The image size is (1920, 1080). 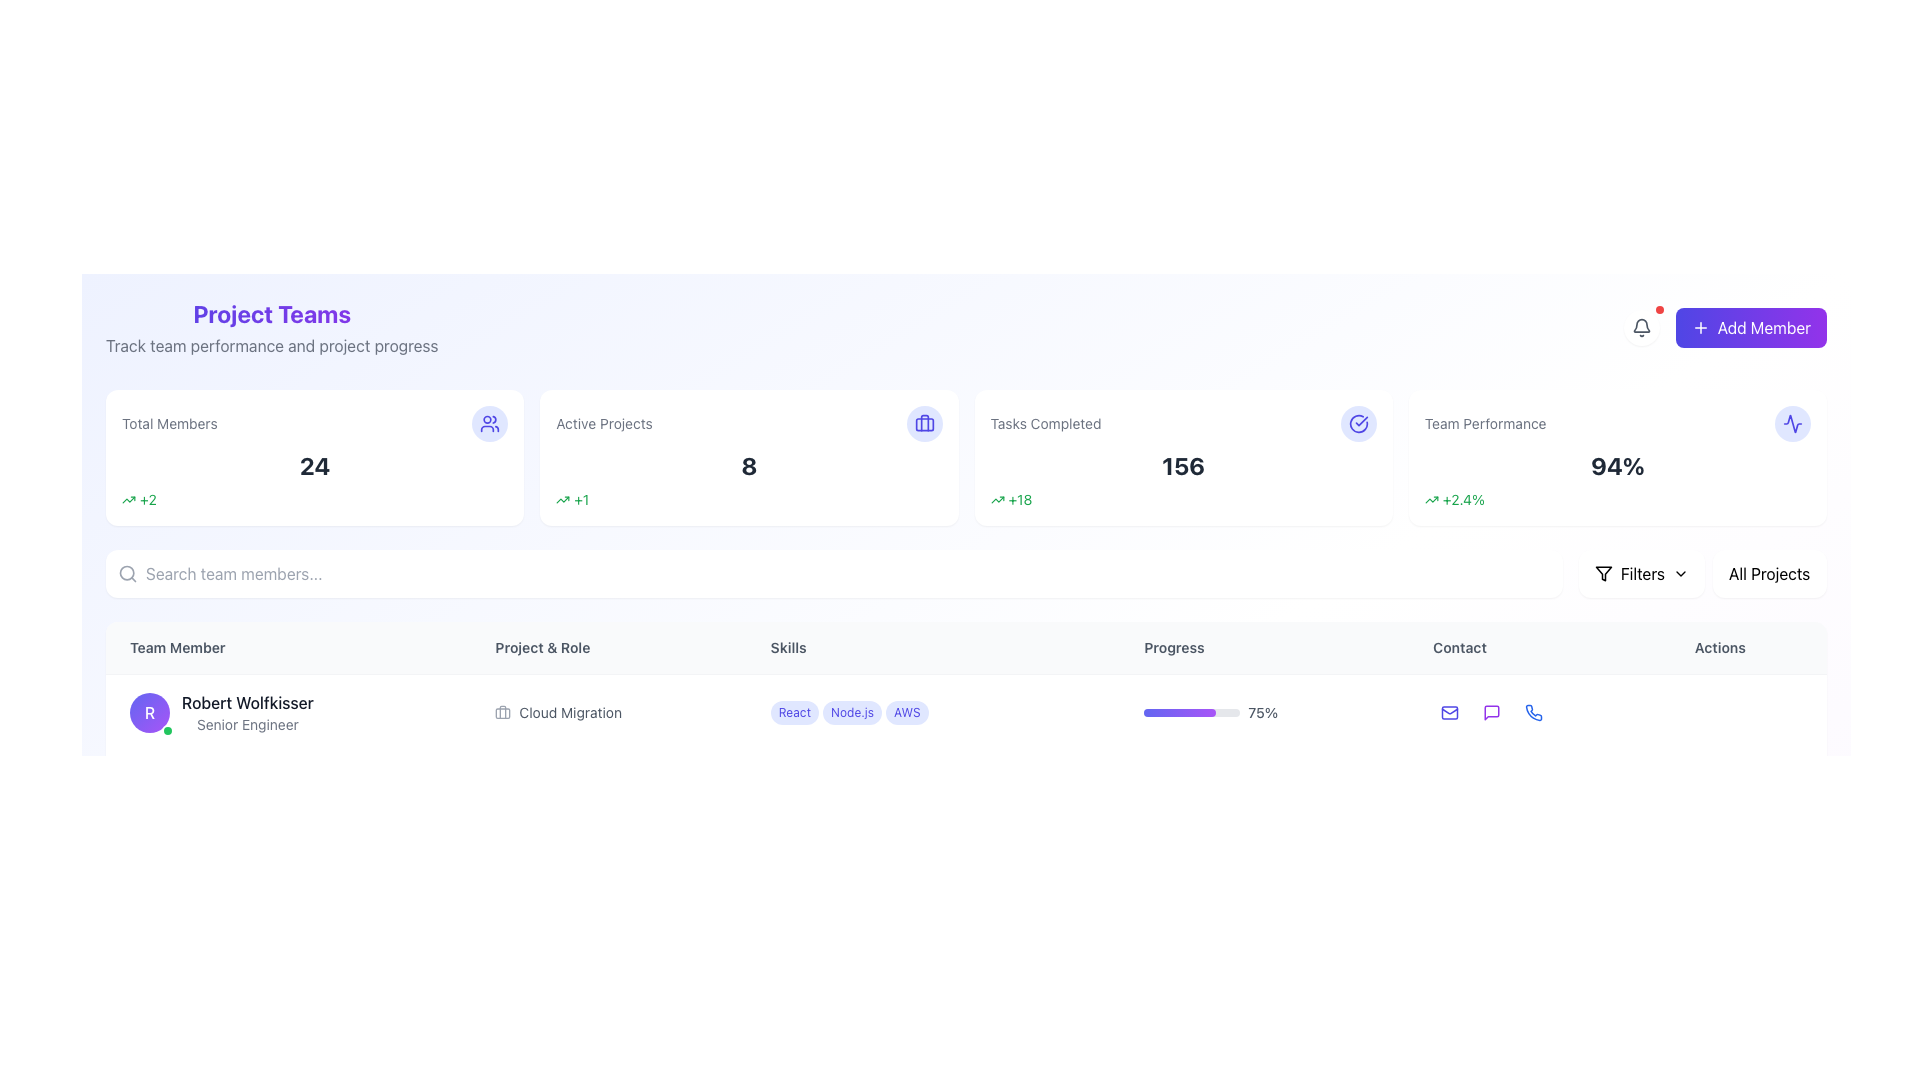 I want to click on the static informational text displaying '+18' in green color, located next to the upward arrow icon in the third metrics card labeled 'Tasks Completed.', so click(x=1020, y=499).